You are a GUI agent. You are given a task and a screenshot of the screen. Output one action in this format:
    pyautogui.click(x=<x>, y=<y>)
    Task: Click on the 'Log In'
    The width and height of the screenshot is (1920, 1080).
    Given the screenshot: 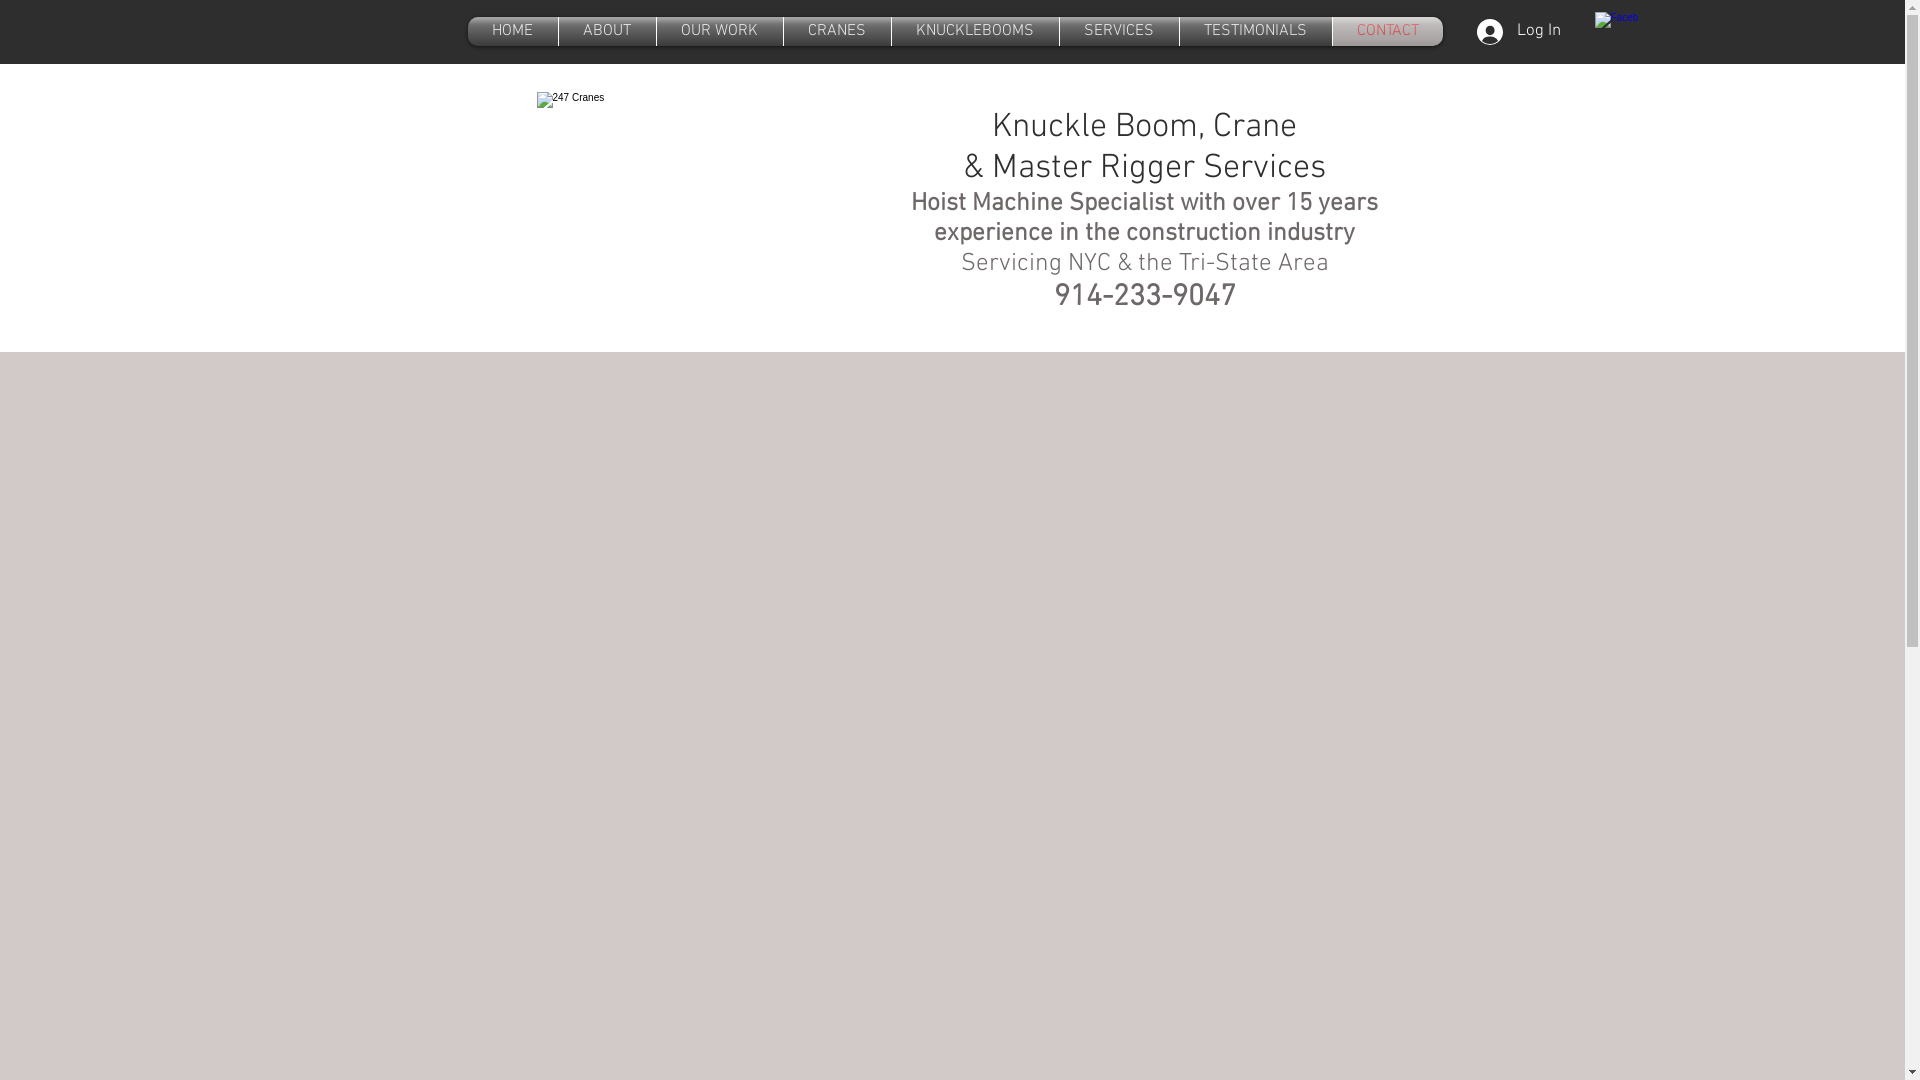 What is the action you would take?
    pyautogui.click(x=1462, y=31)
    